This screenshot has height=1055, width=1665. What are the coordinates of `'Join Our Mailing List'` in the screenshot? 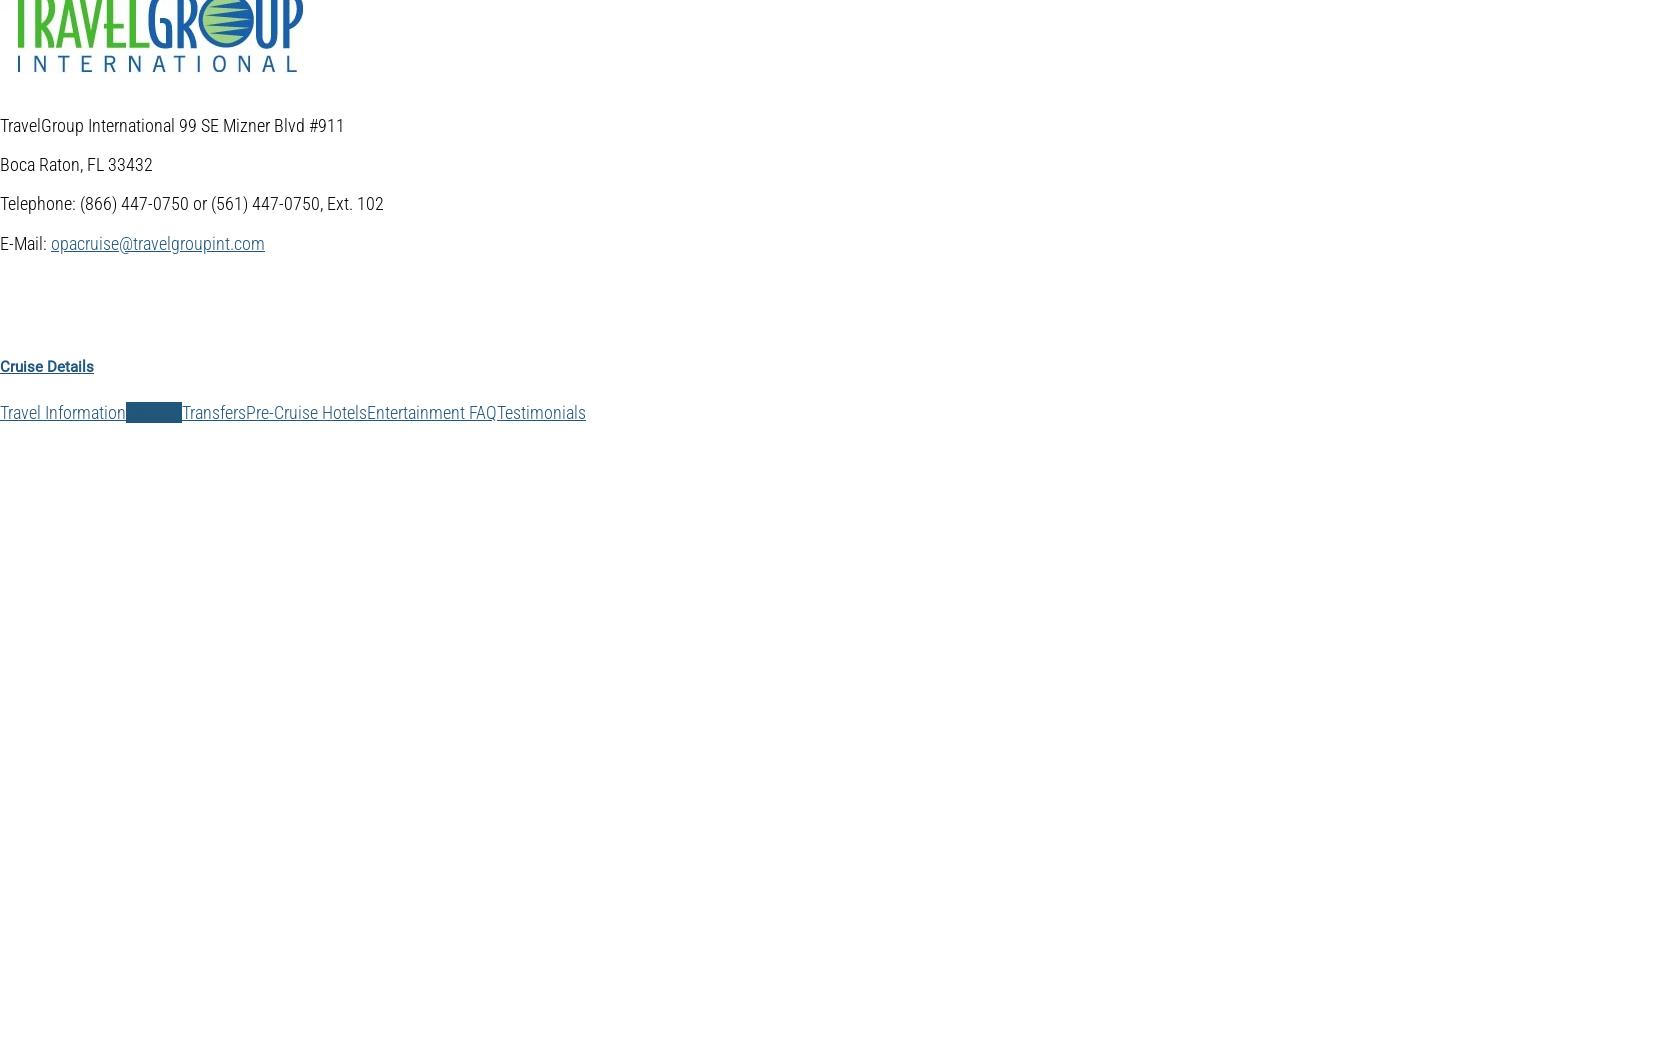 It's located at (112, 923).